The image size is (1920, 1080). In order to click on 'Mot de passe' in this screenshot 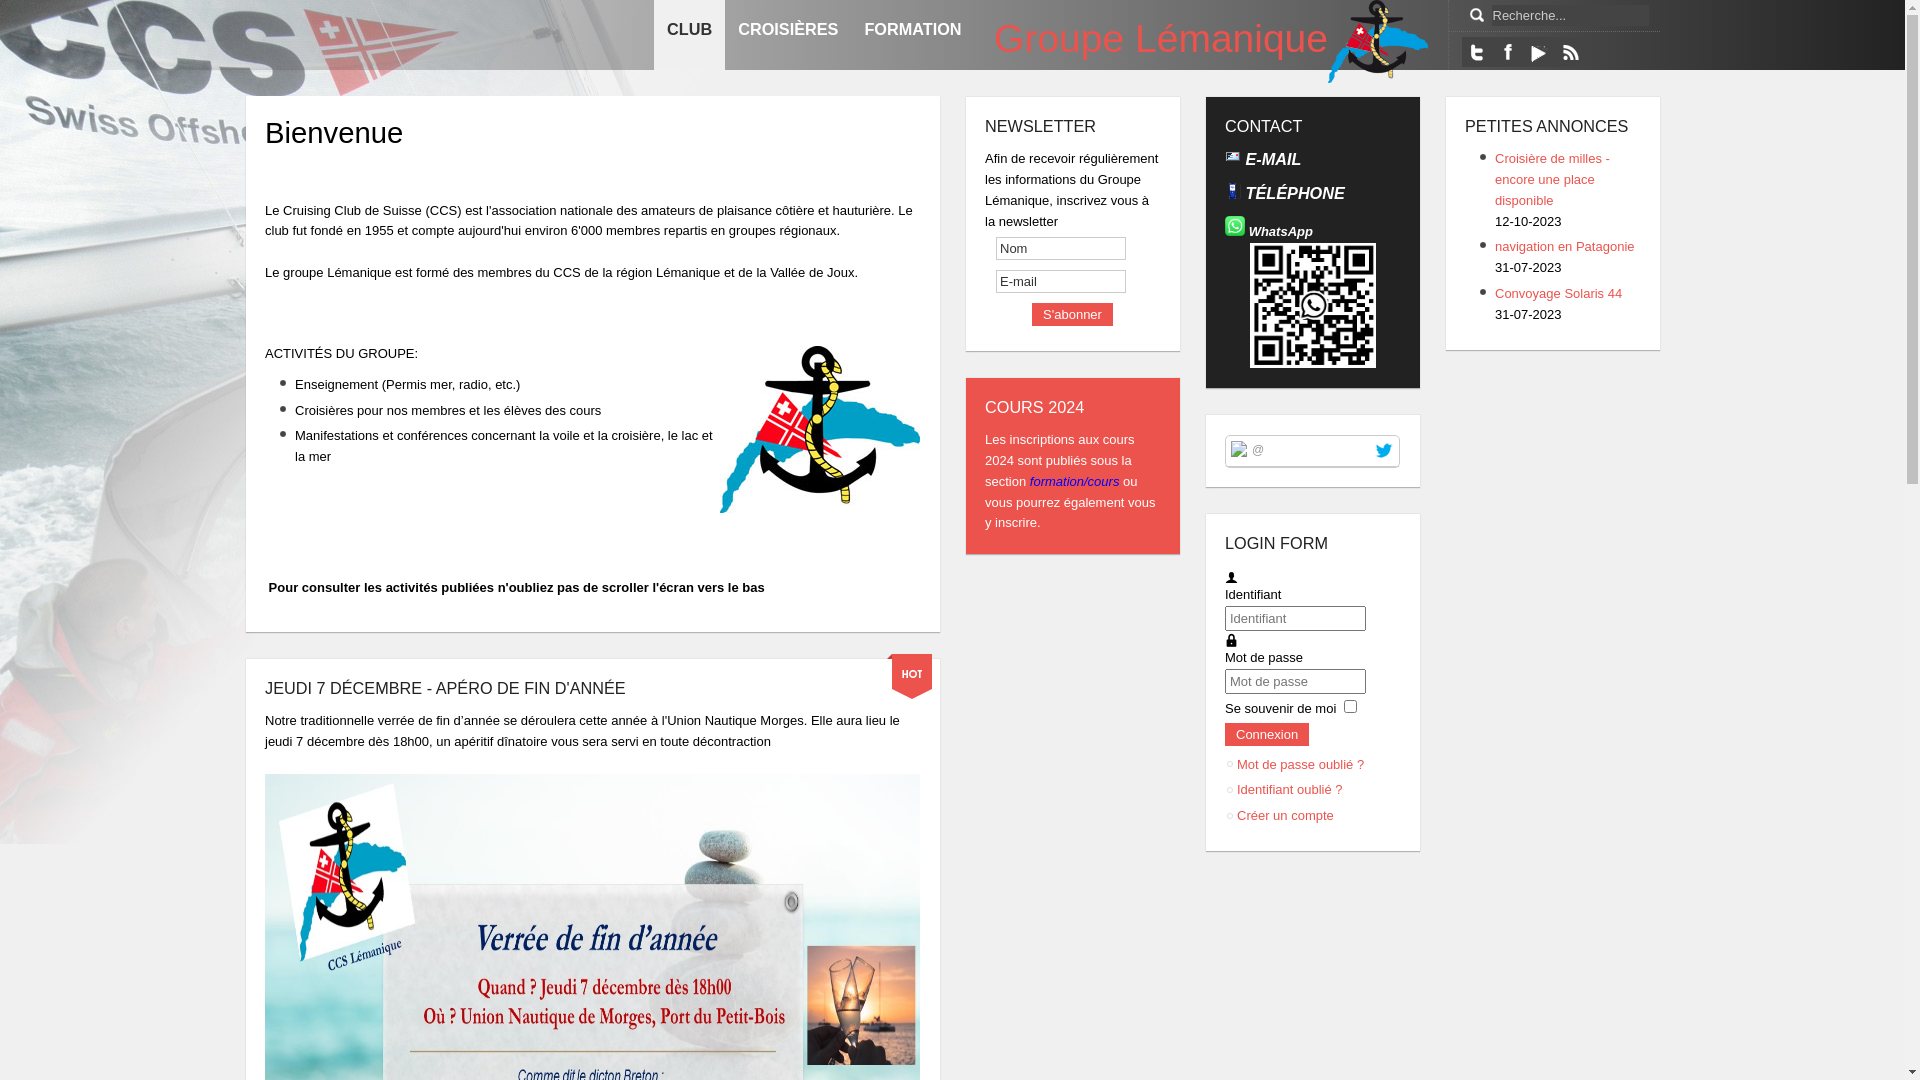, I will do `click(1231, 640)`.